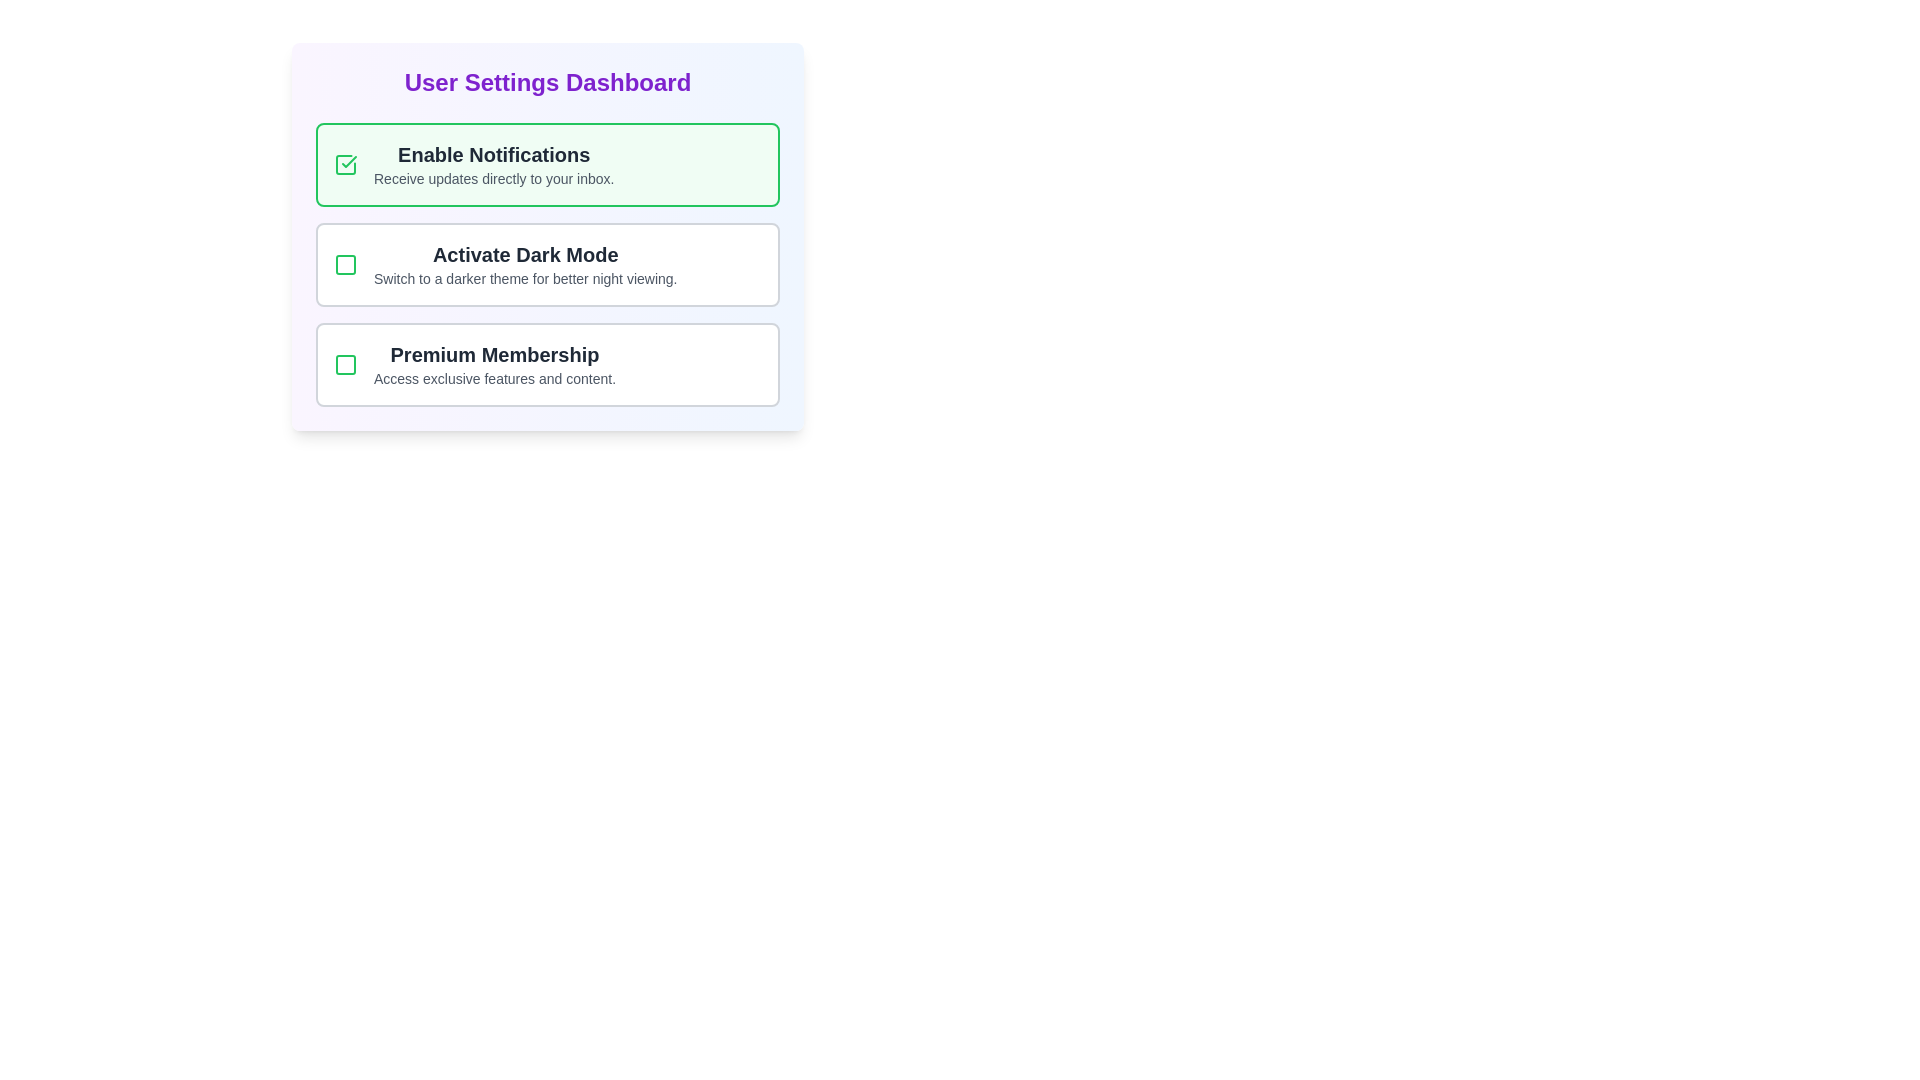 Image resolution: width=1920 pixels, height=1080 pixels. I want to click on the bright green square checkbox indicator with a checkmark symbol located at the start of the 'Enable Notifications' text in the User Settings Dashboard, so click(345, 164).